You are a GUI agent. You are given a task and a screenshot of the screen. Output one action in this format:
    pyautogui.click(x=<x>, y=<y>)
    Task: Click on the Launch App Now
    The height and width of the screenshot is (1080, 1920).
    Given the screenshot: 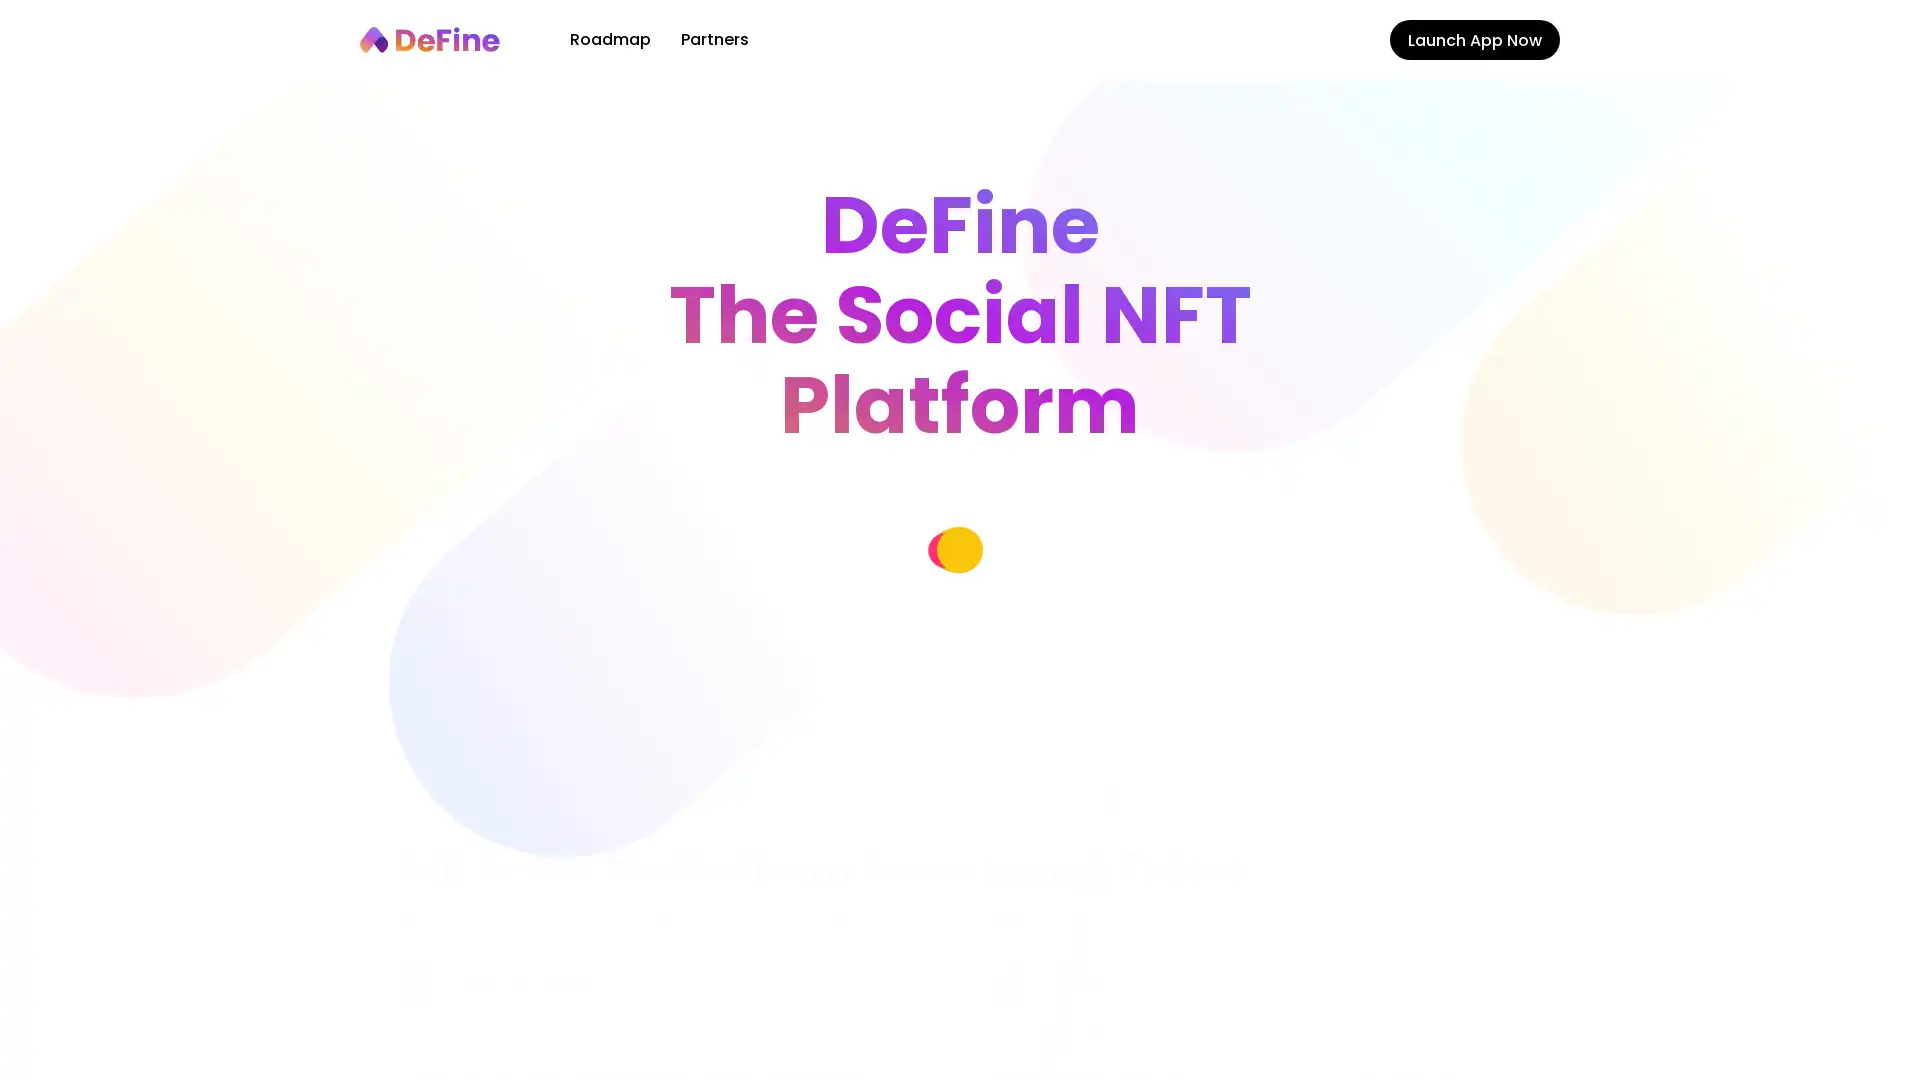 What is the action you would take?
    pyautogui.click(x=1474, y=39)
    